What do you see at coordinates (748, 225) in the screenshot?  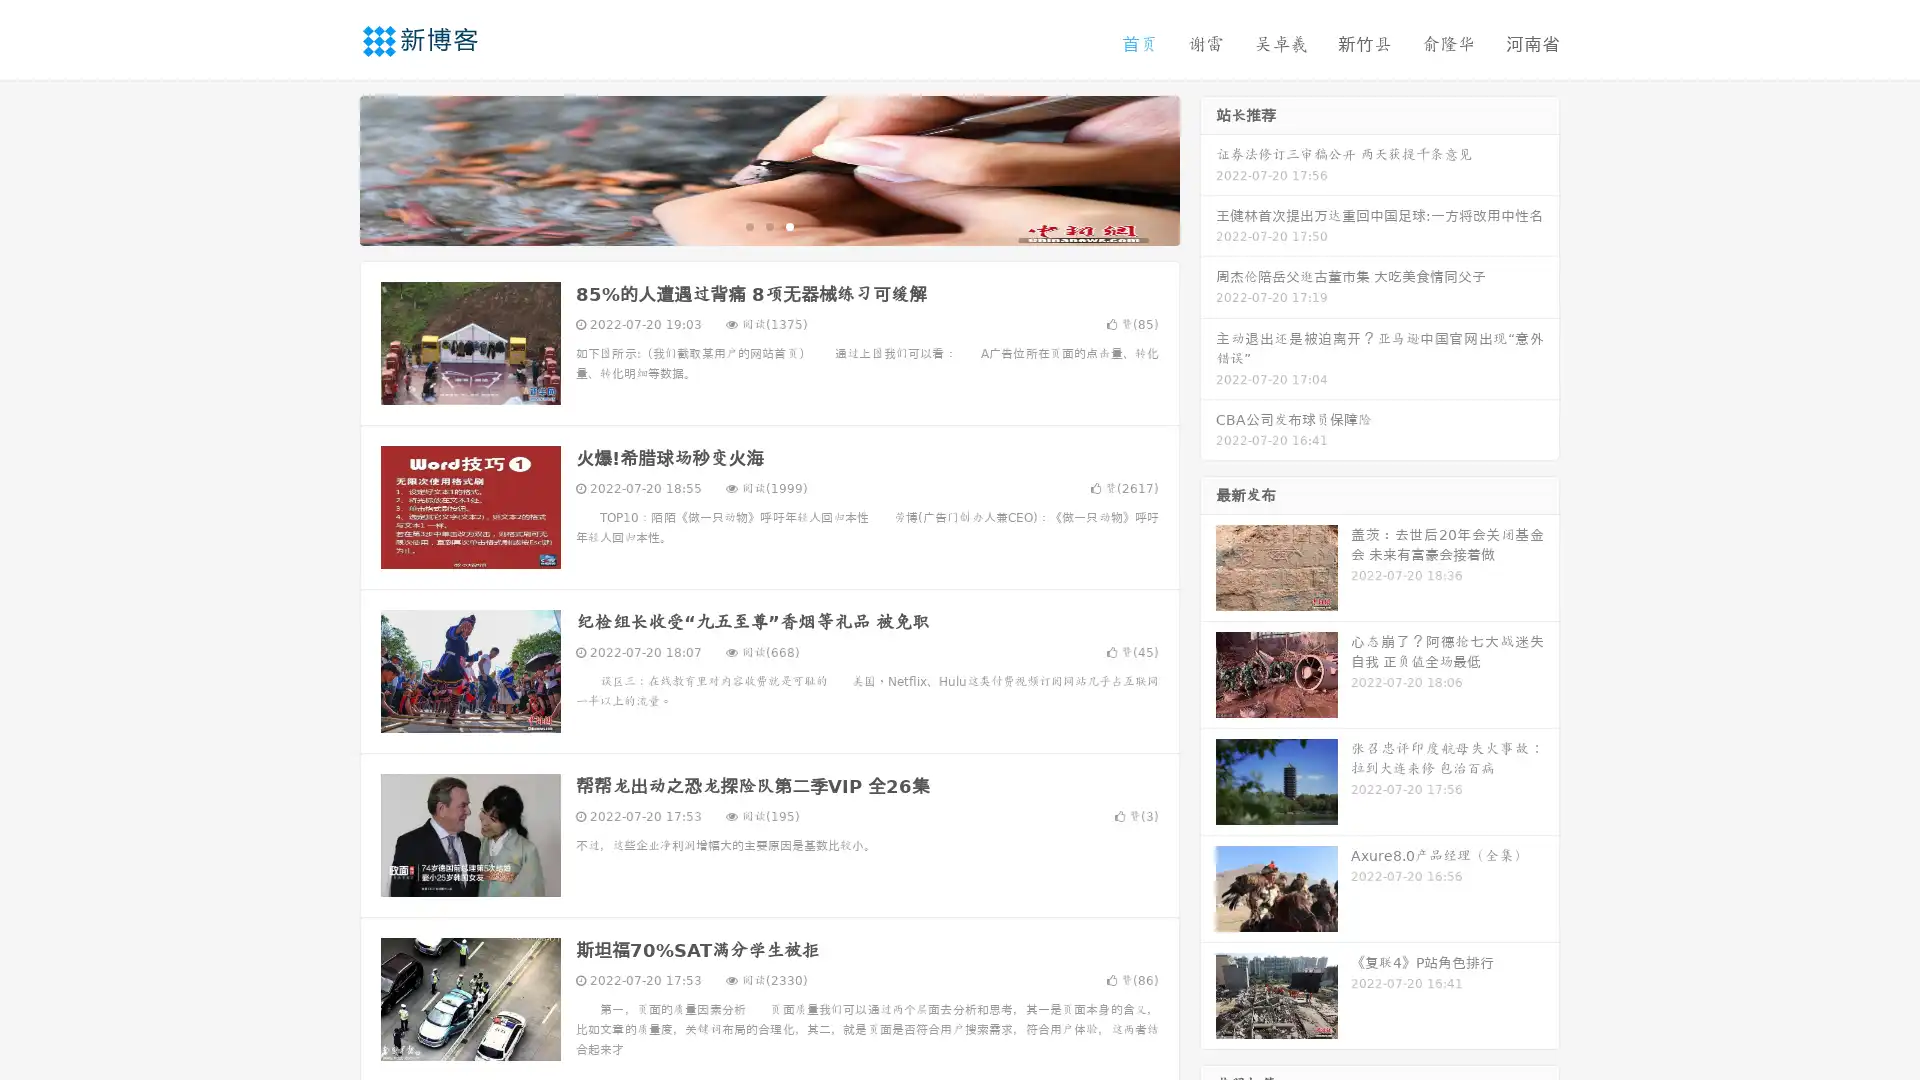 I see `Go to slide 1` at bounding box center [748, 225].